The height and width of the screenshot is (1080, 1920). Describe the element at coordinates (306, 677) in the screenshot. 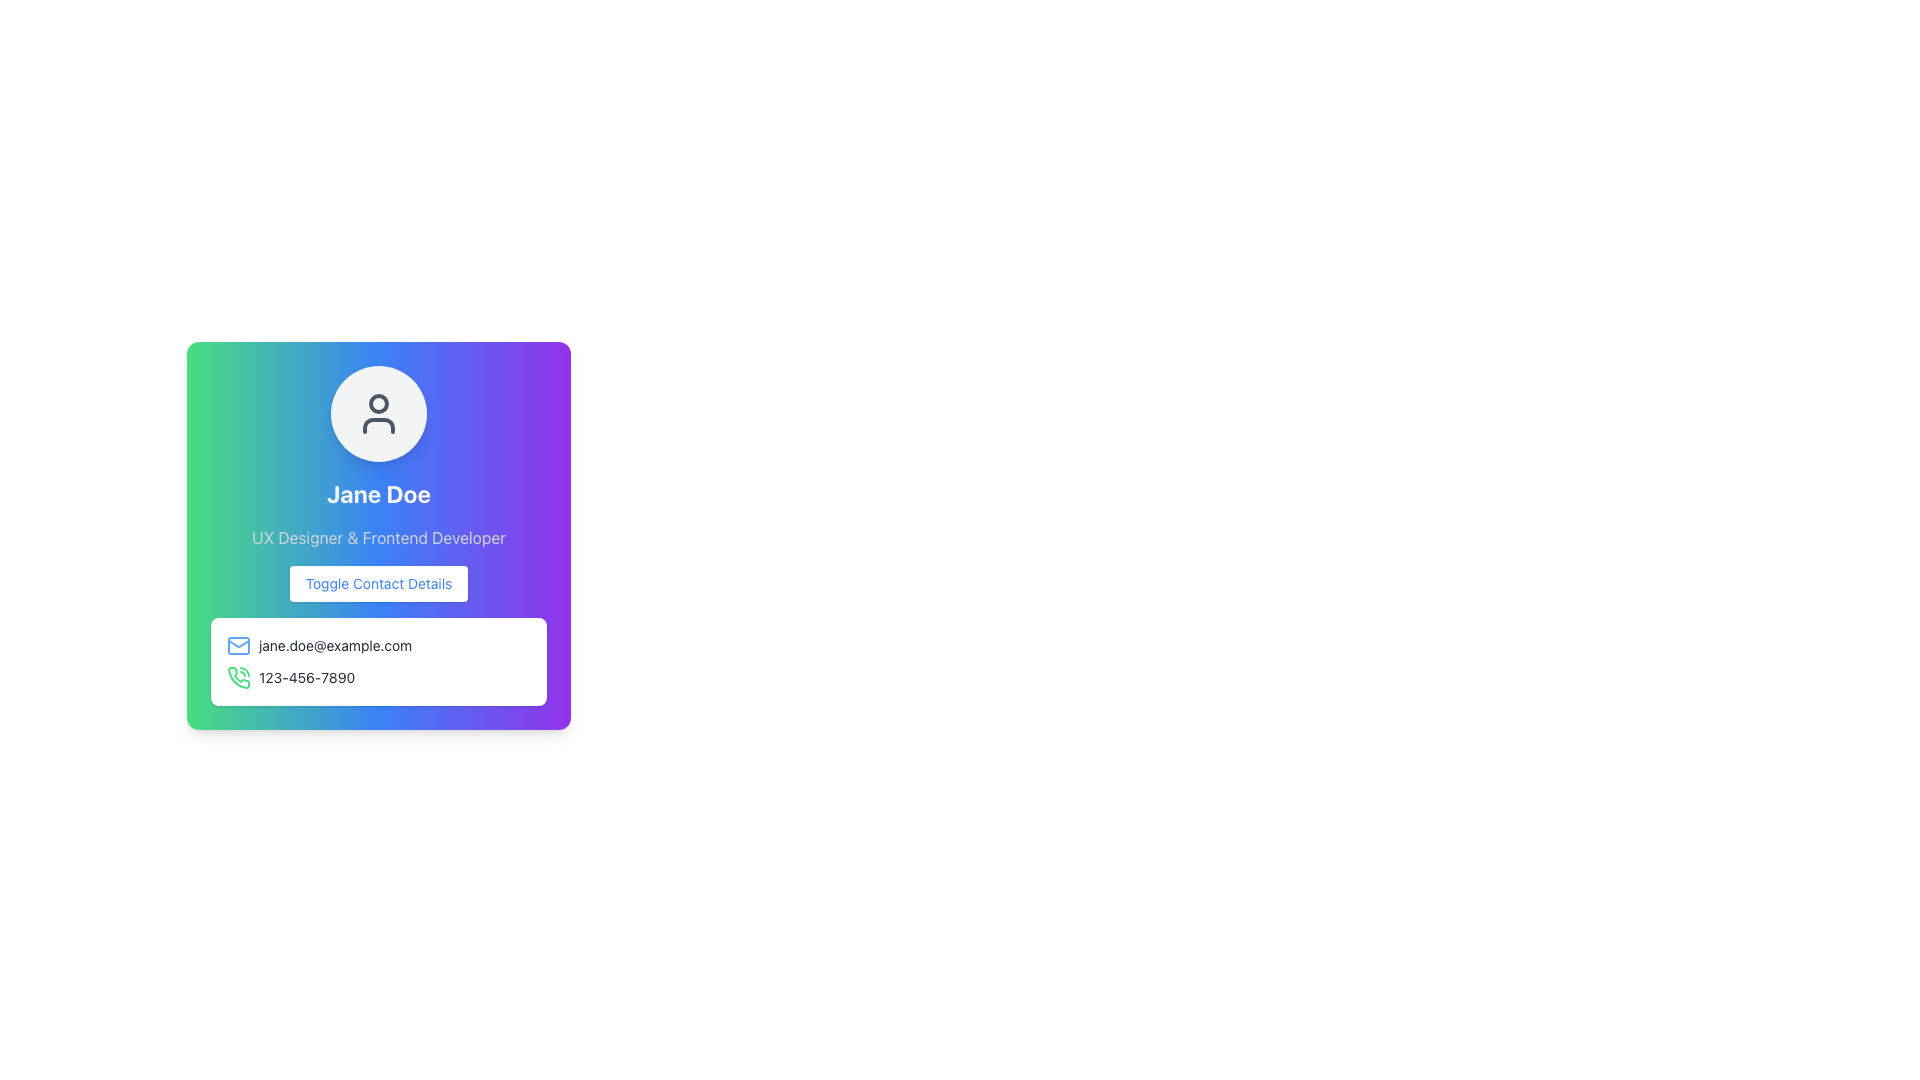

I see `static text displaying the phone number '123-456-7890', which is located at the bottom of a card interface, to the right of a green phone icon` at that location.